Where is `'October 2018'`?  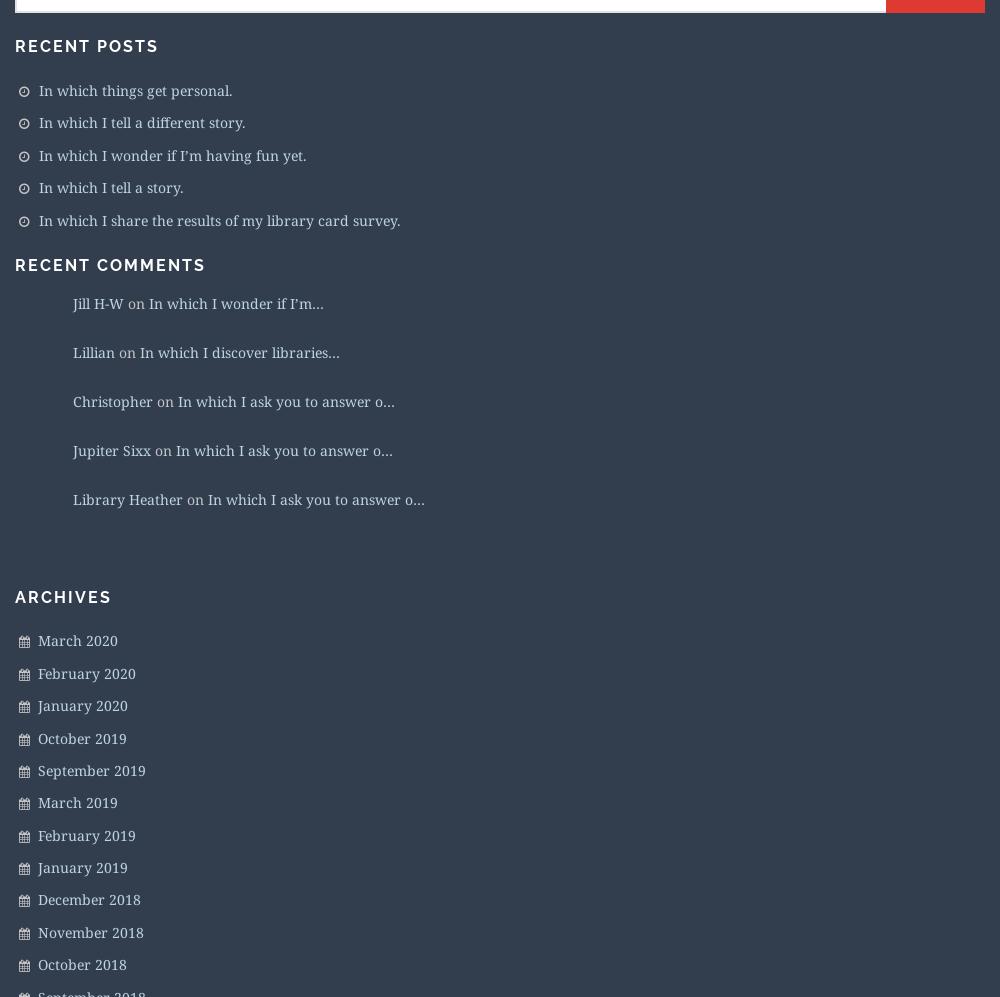 'October 2018' is located at coordinates (38, 963).